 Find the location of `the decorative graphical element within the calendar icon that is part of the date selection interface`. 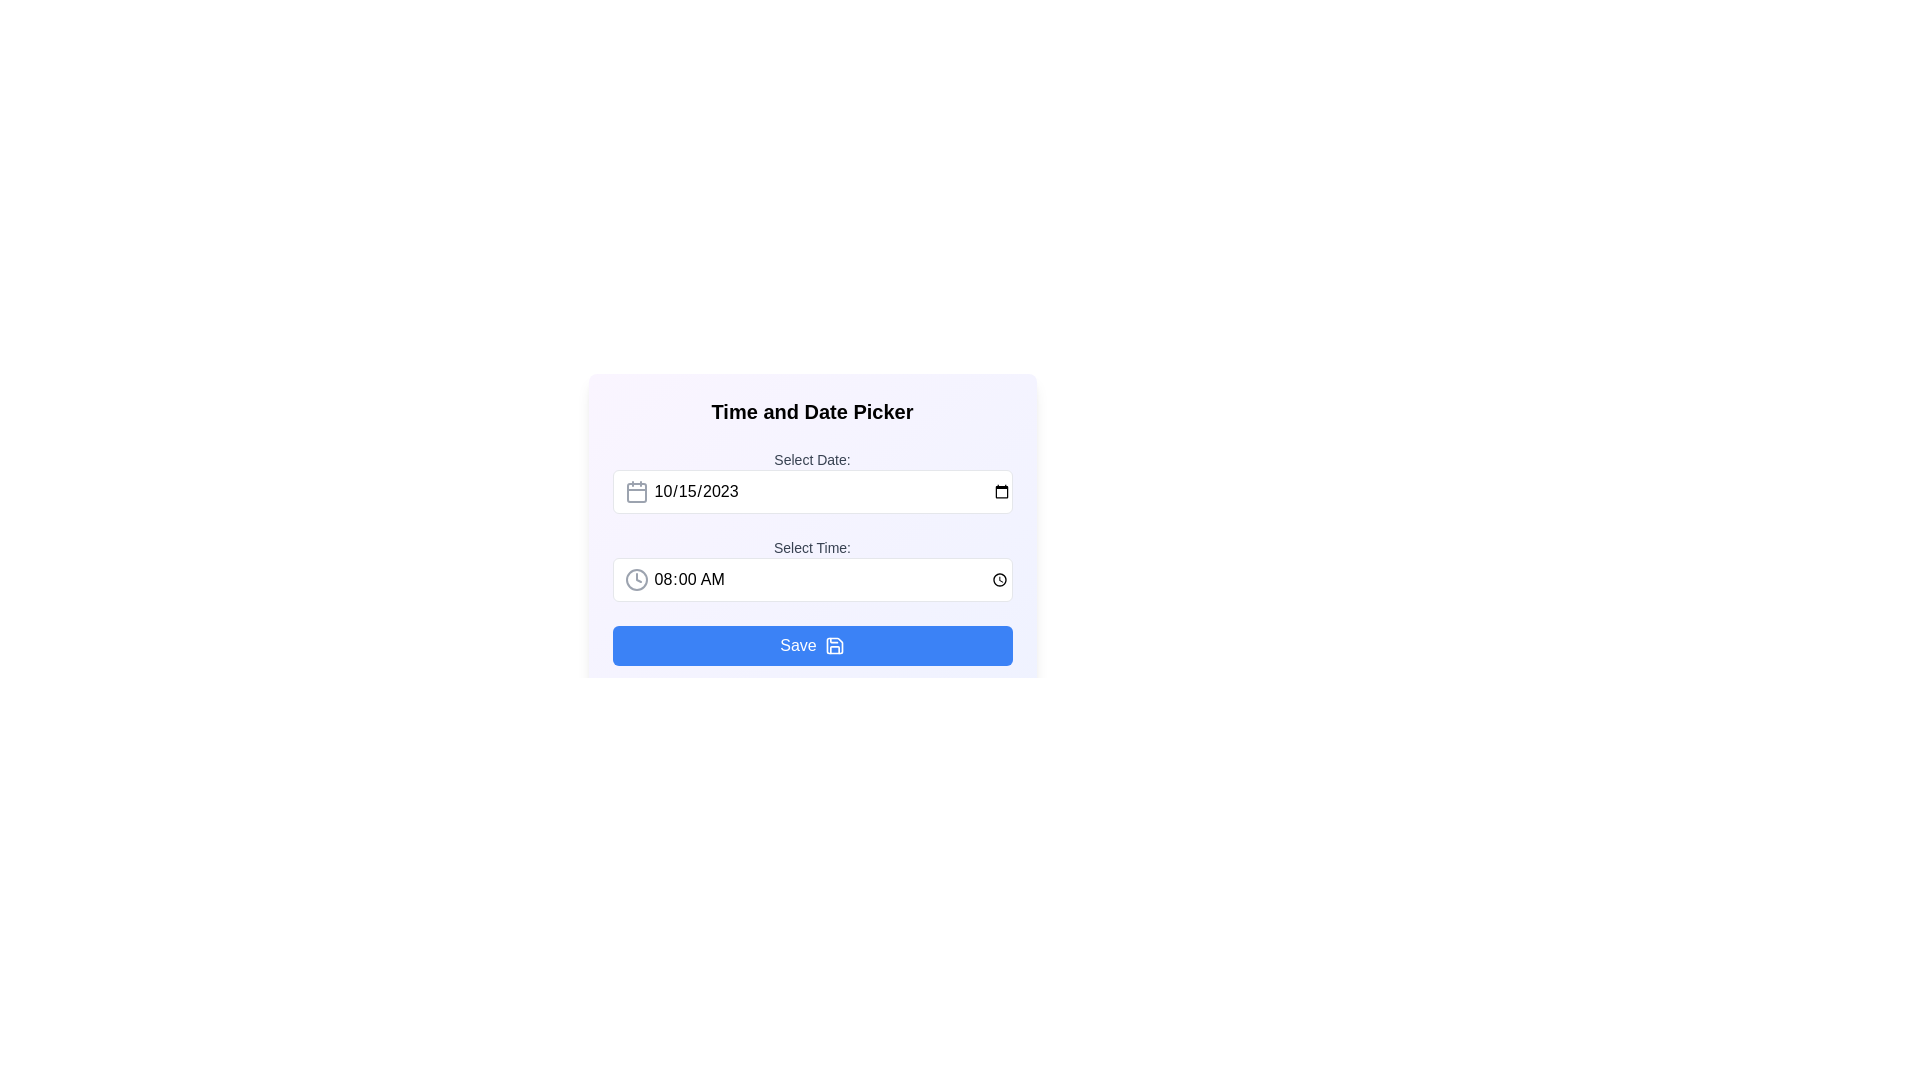

the decorative graphical element within the calendar icon that is part of the date selection interface is located at coordinates (635, 493).